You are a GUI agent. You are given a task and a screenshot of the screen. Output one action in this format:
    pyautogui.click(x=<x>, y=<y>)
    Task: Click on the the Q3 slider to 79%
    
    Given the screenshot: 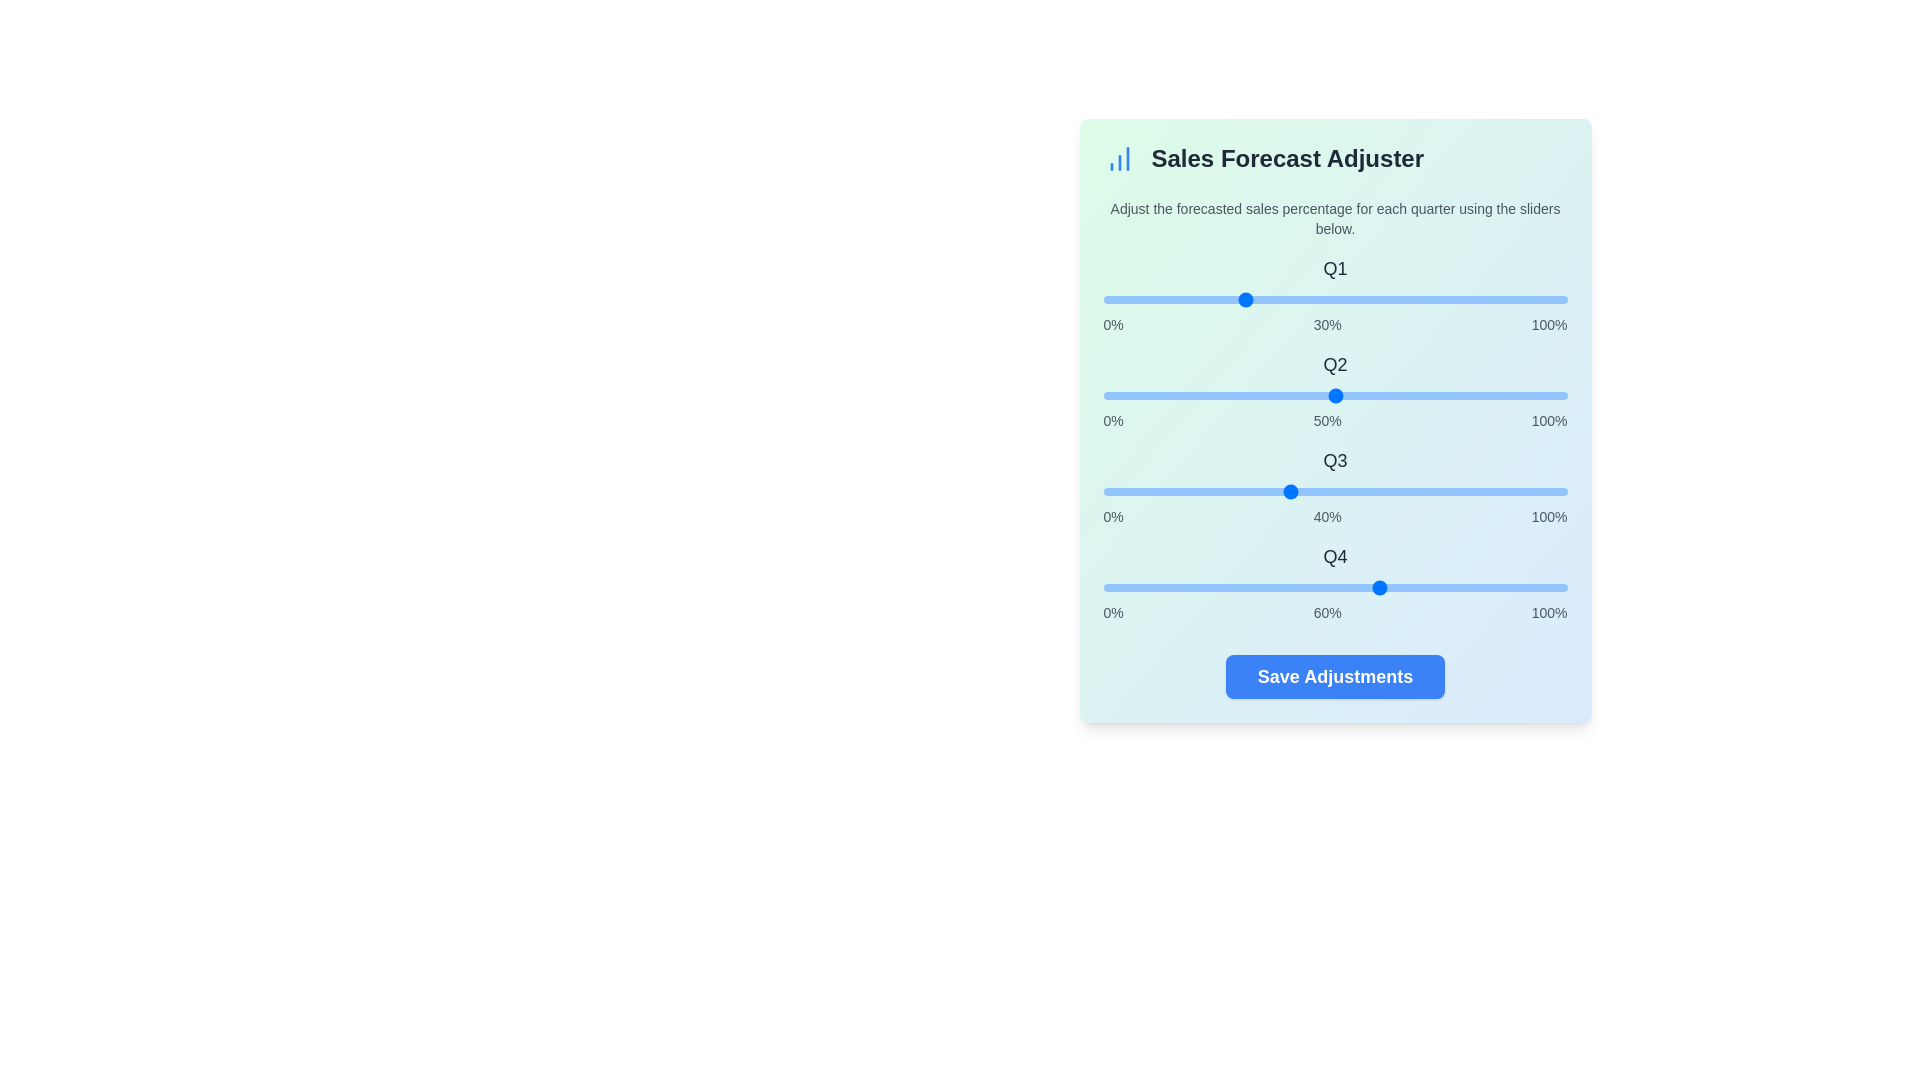 What is the action you would take?
    pyautogui.click(x=1470, y=492)
    